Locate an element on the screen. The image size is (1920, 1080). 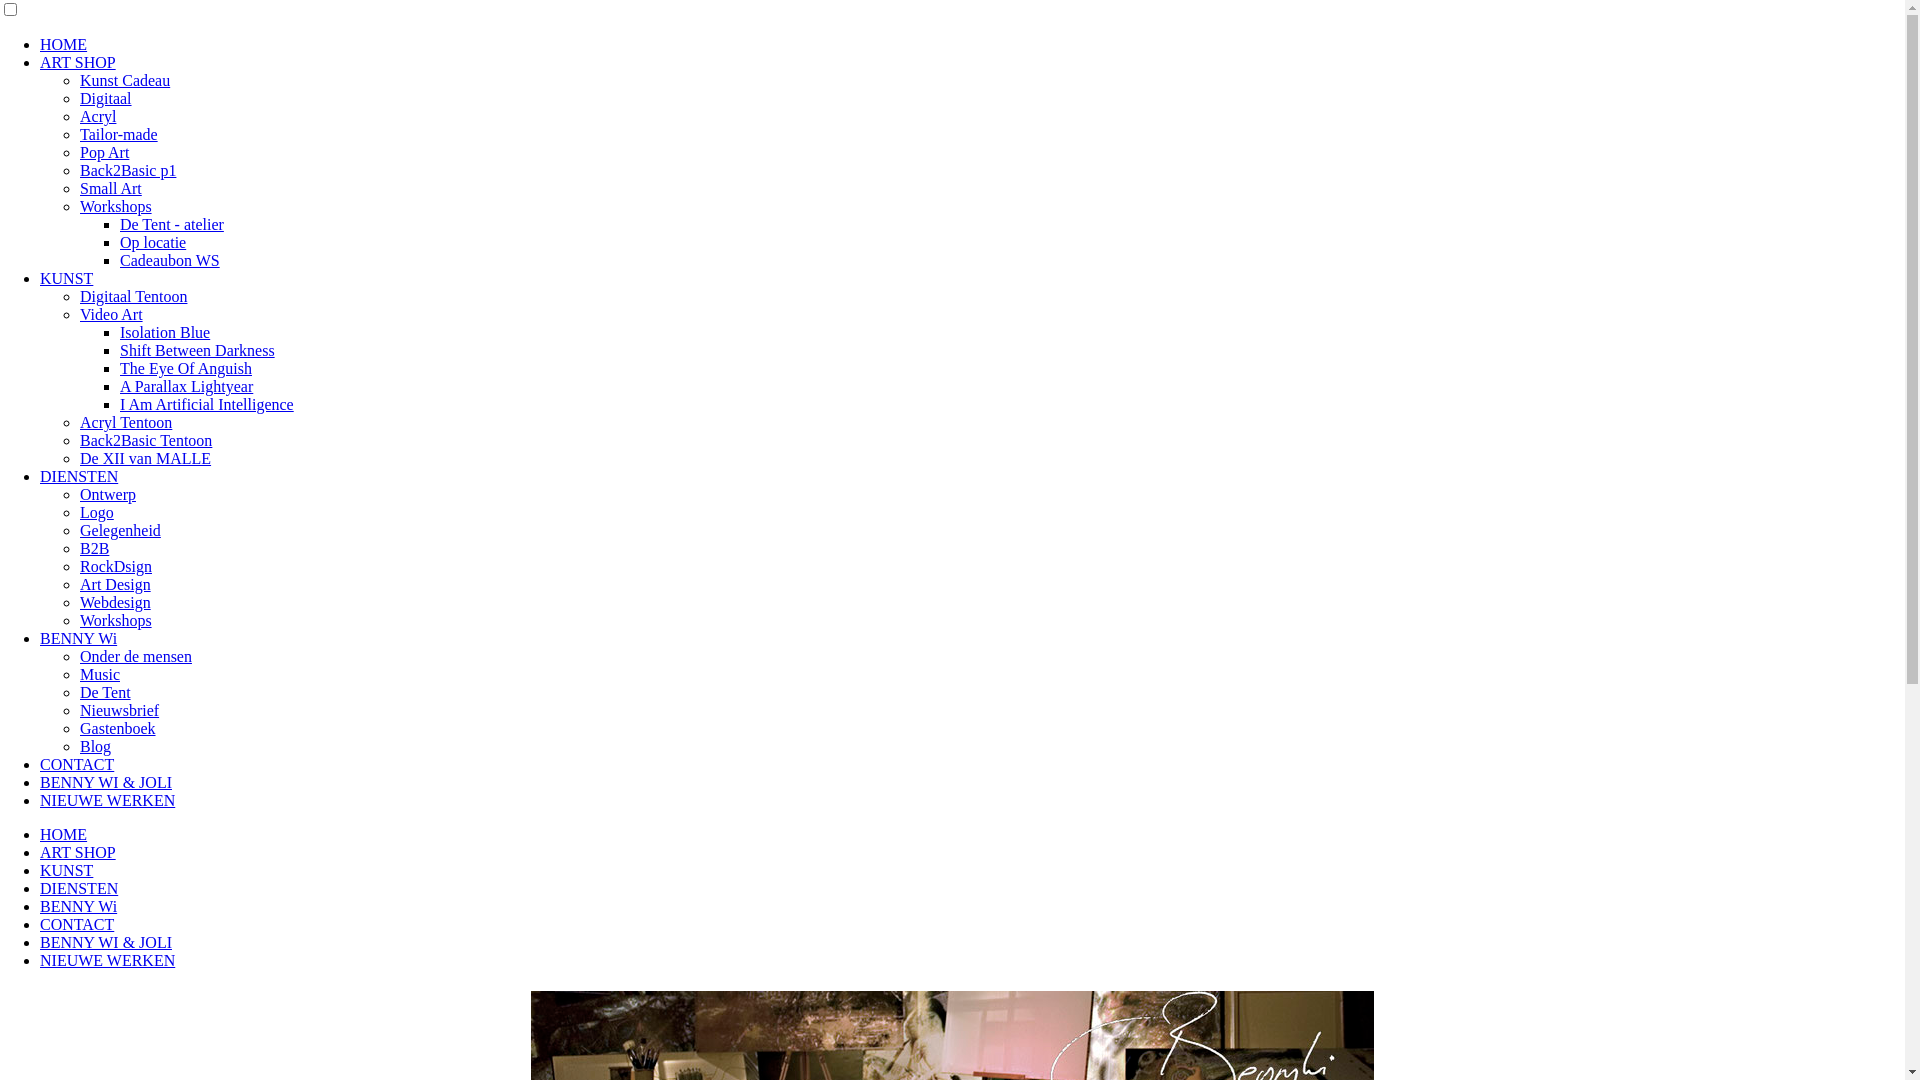
'Gelegenheid' is located at coordinates (119, 529).